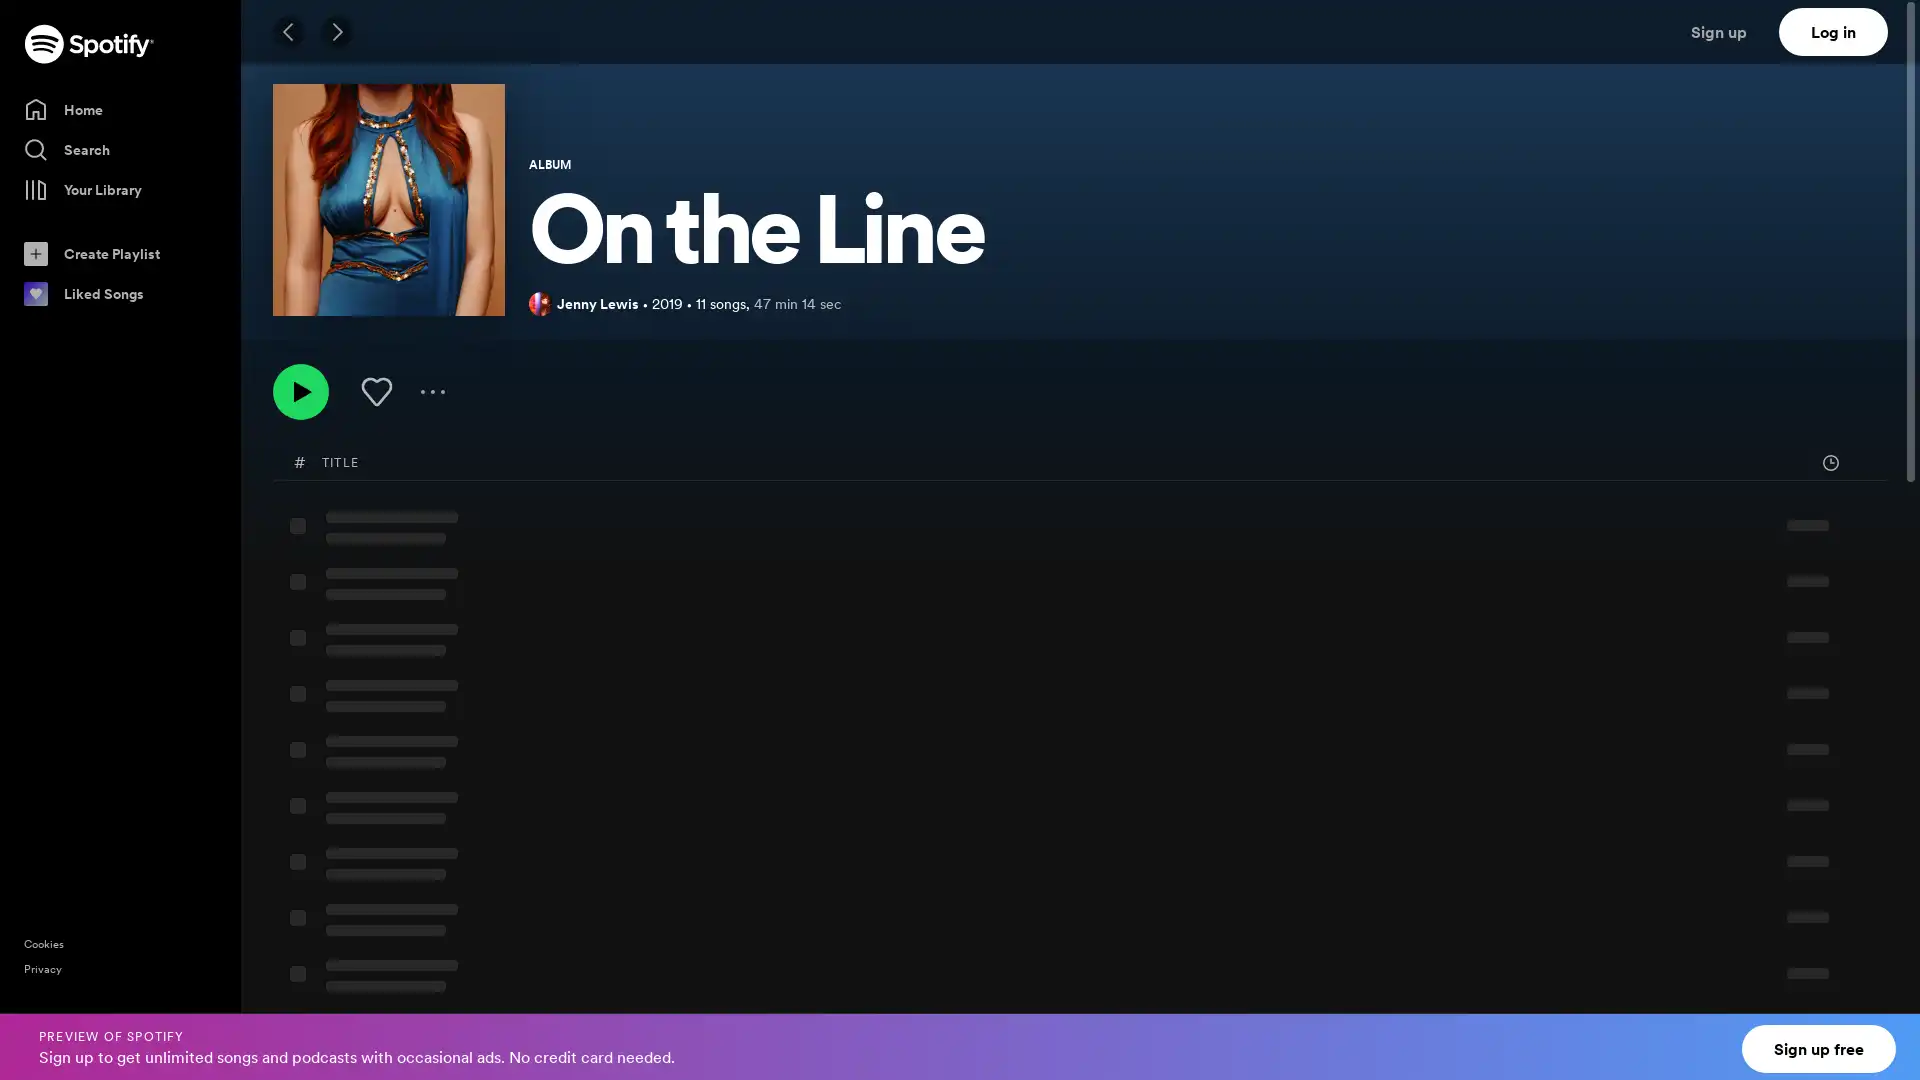  I want to click on Play Wasted Youth by Jenny Lewis, so click(297, 582).